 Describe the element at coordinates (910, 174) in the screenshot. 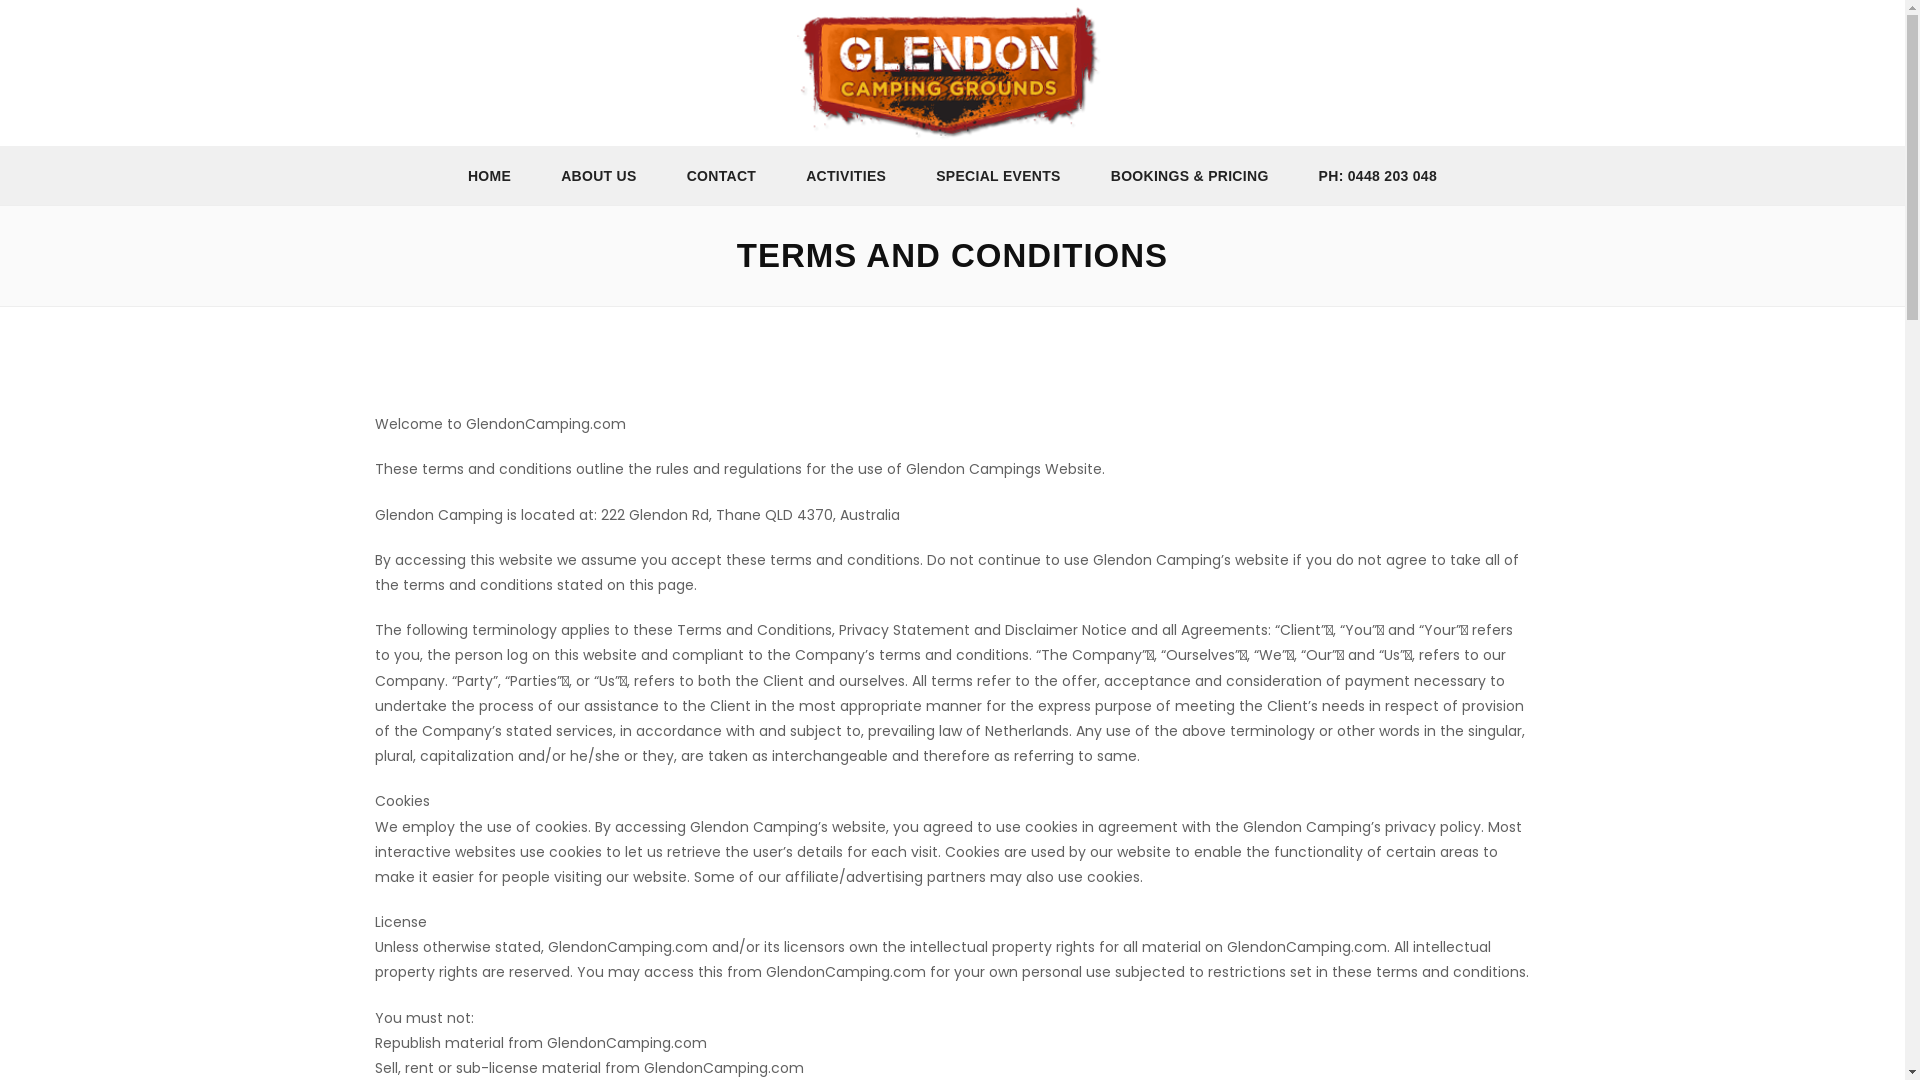

I see `'SPECIAL EVENTS'` at that location.